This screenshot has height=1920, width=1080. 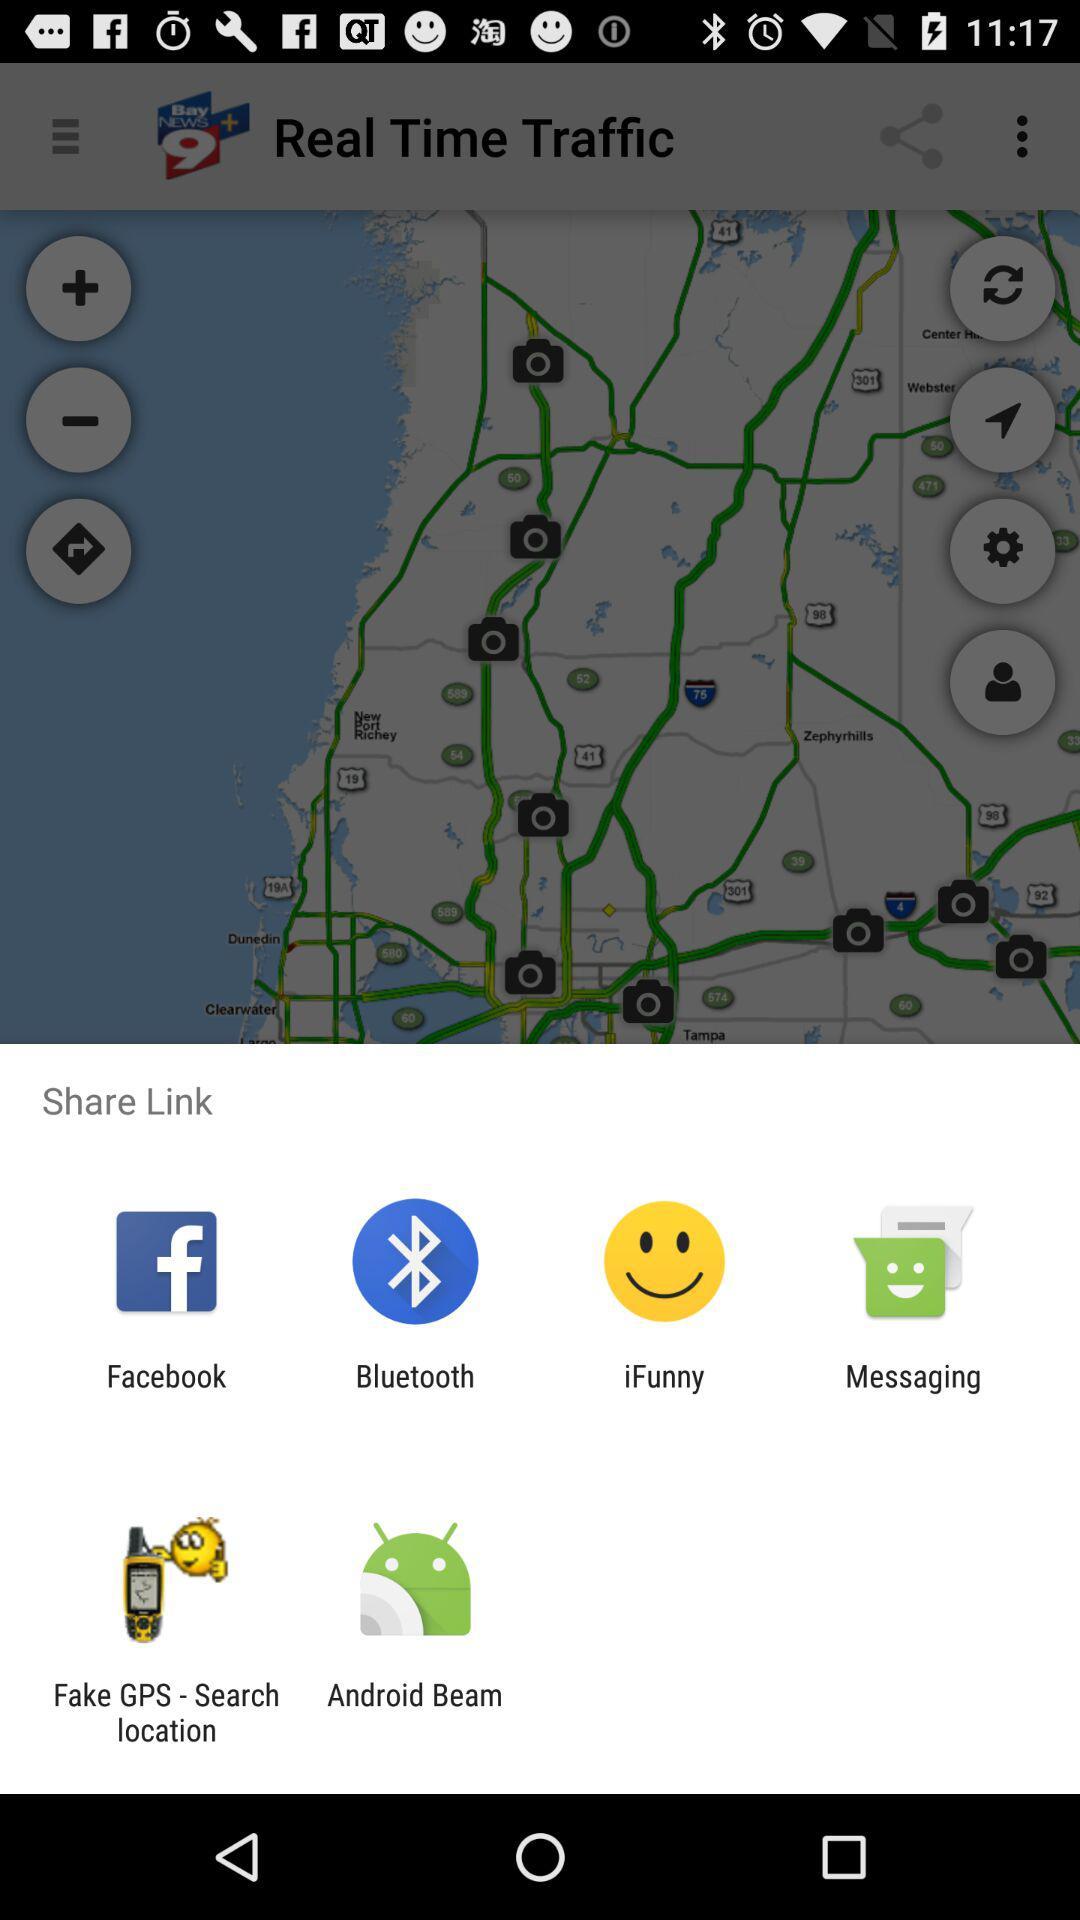 What do you see at coordinates (414, 1392) in the screenshot?
I see `item to the right of the facebook item` at bounding box center [414, 1392].